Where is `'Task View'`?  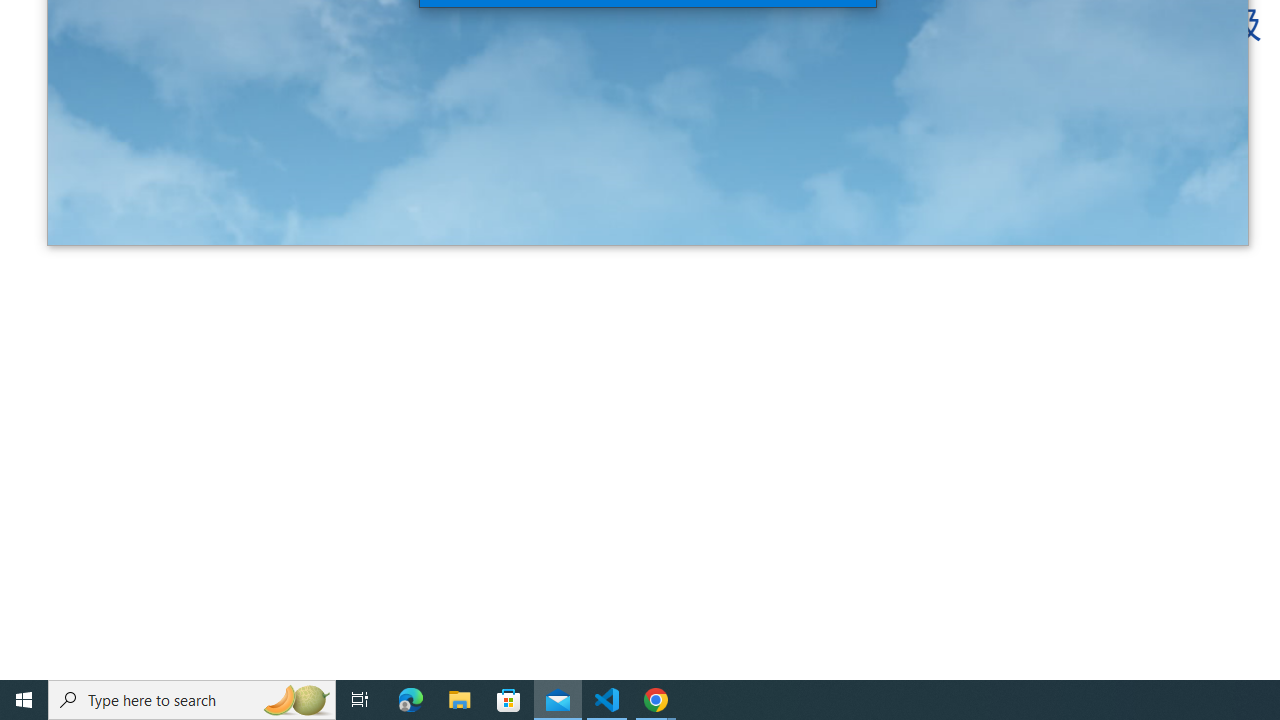
'Task View' is located at coordinates (359, 698).